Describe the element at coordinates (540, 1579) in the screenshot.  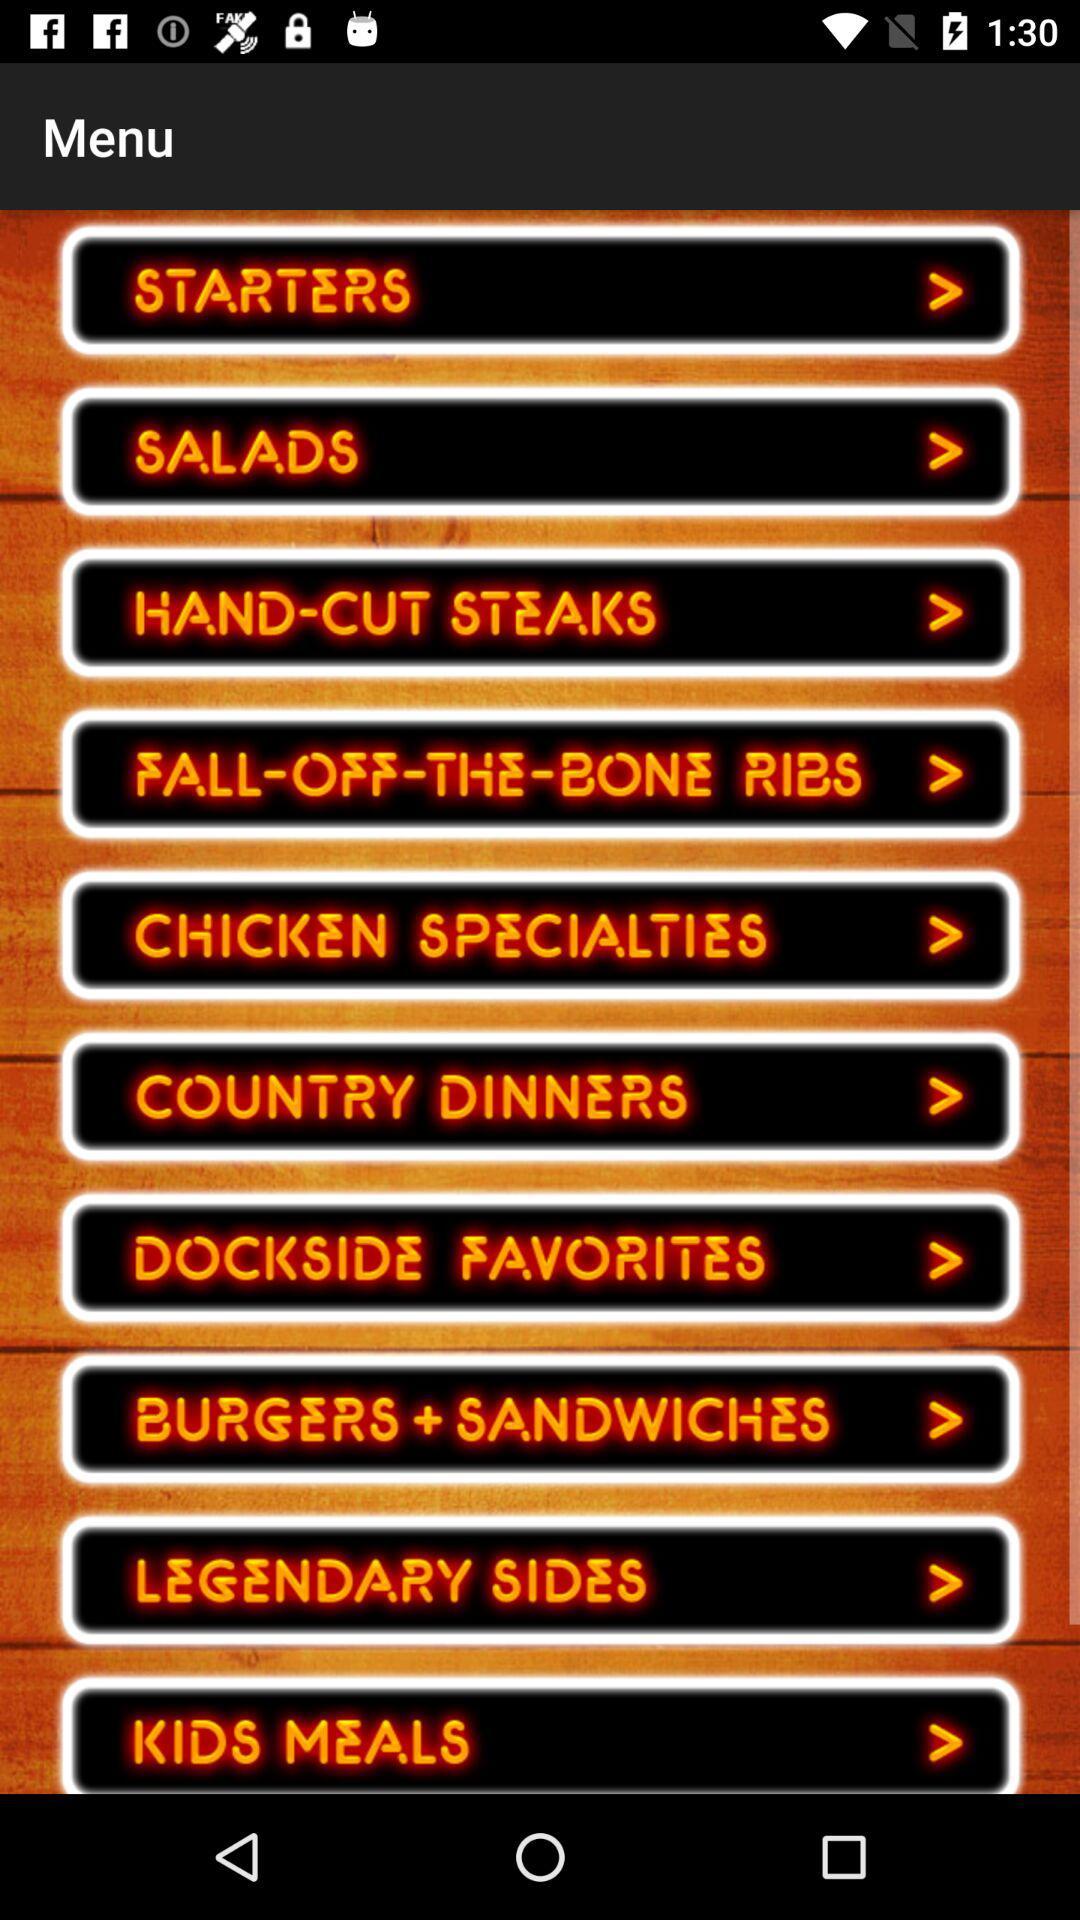
I see `choose your choice` at that location.